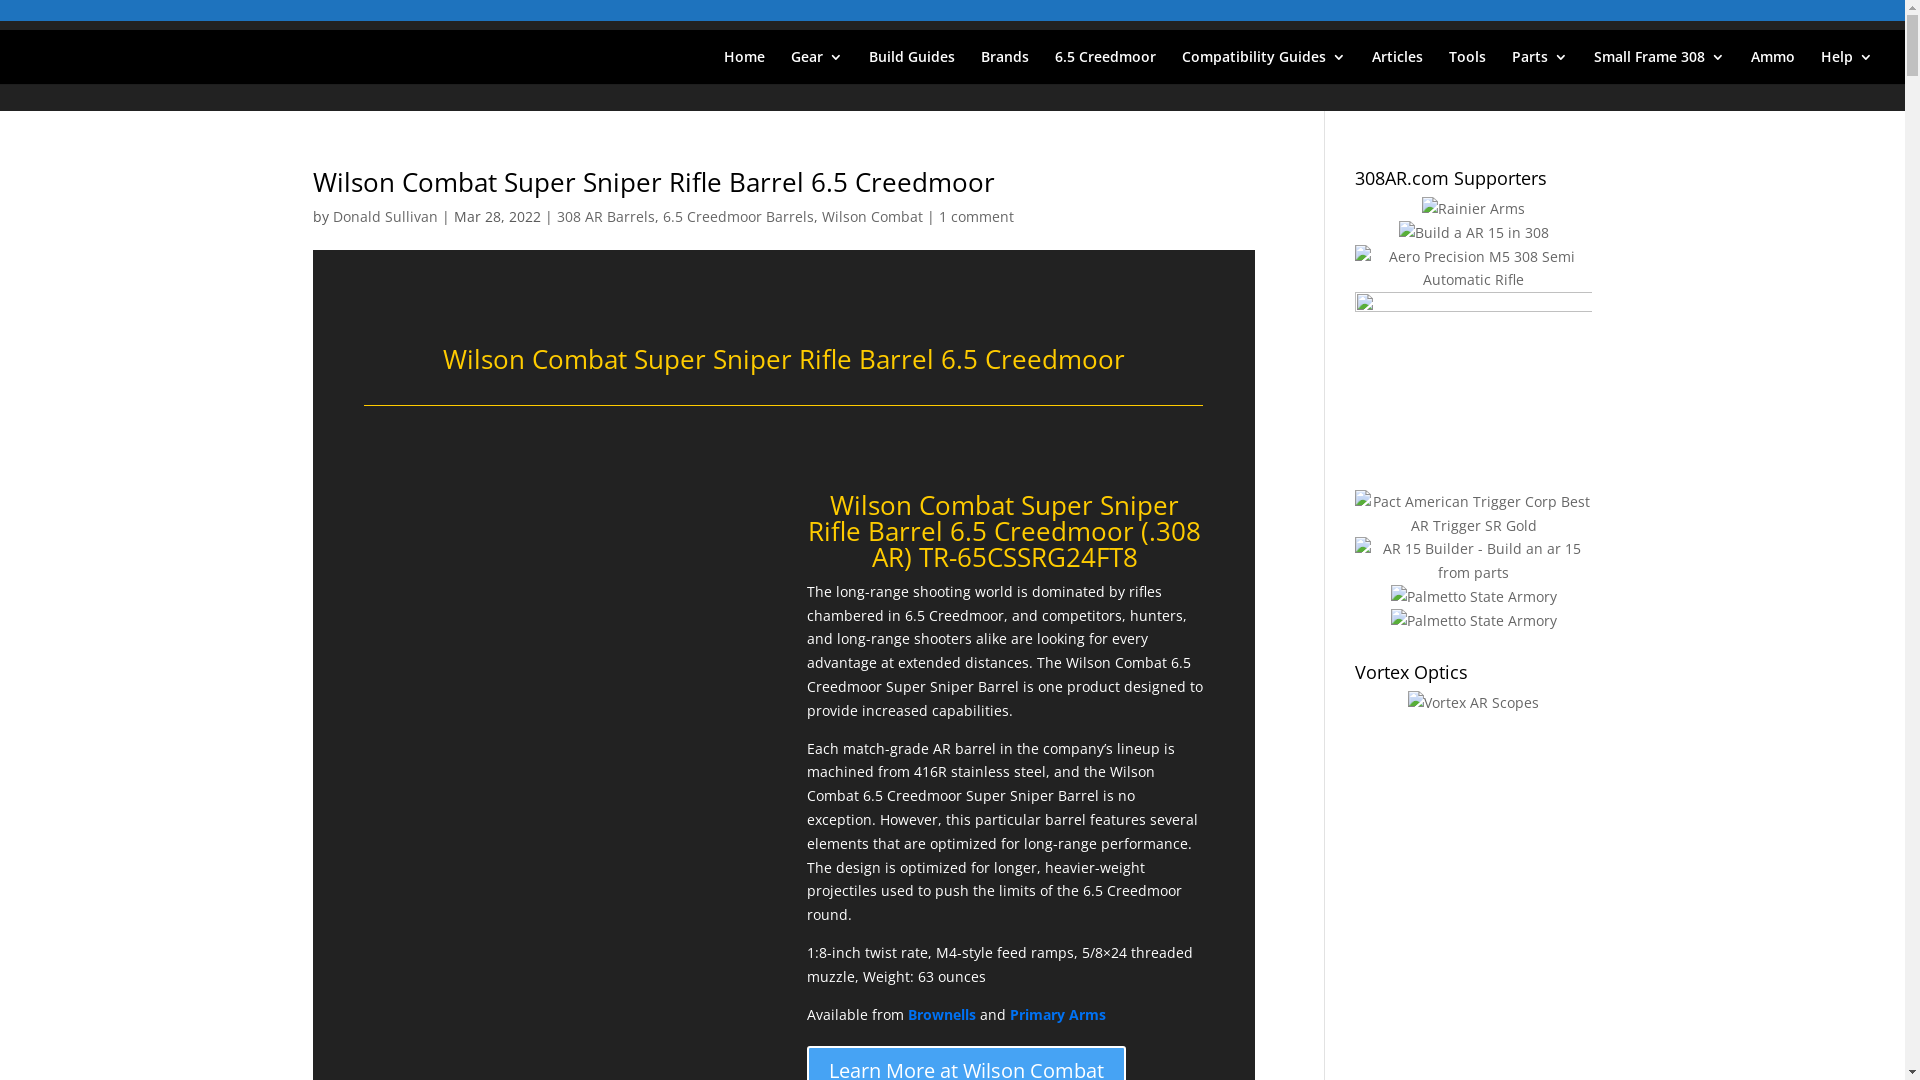 The image size is (1920, 1080). What do you see at coordinates (1473, 512) in the screenshot?
I see `'SR Gold AR Trigger'` at bounding box center [1473, 512].